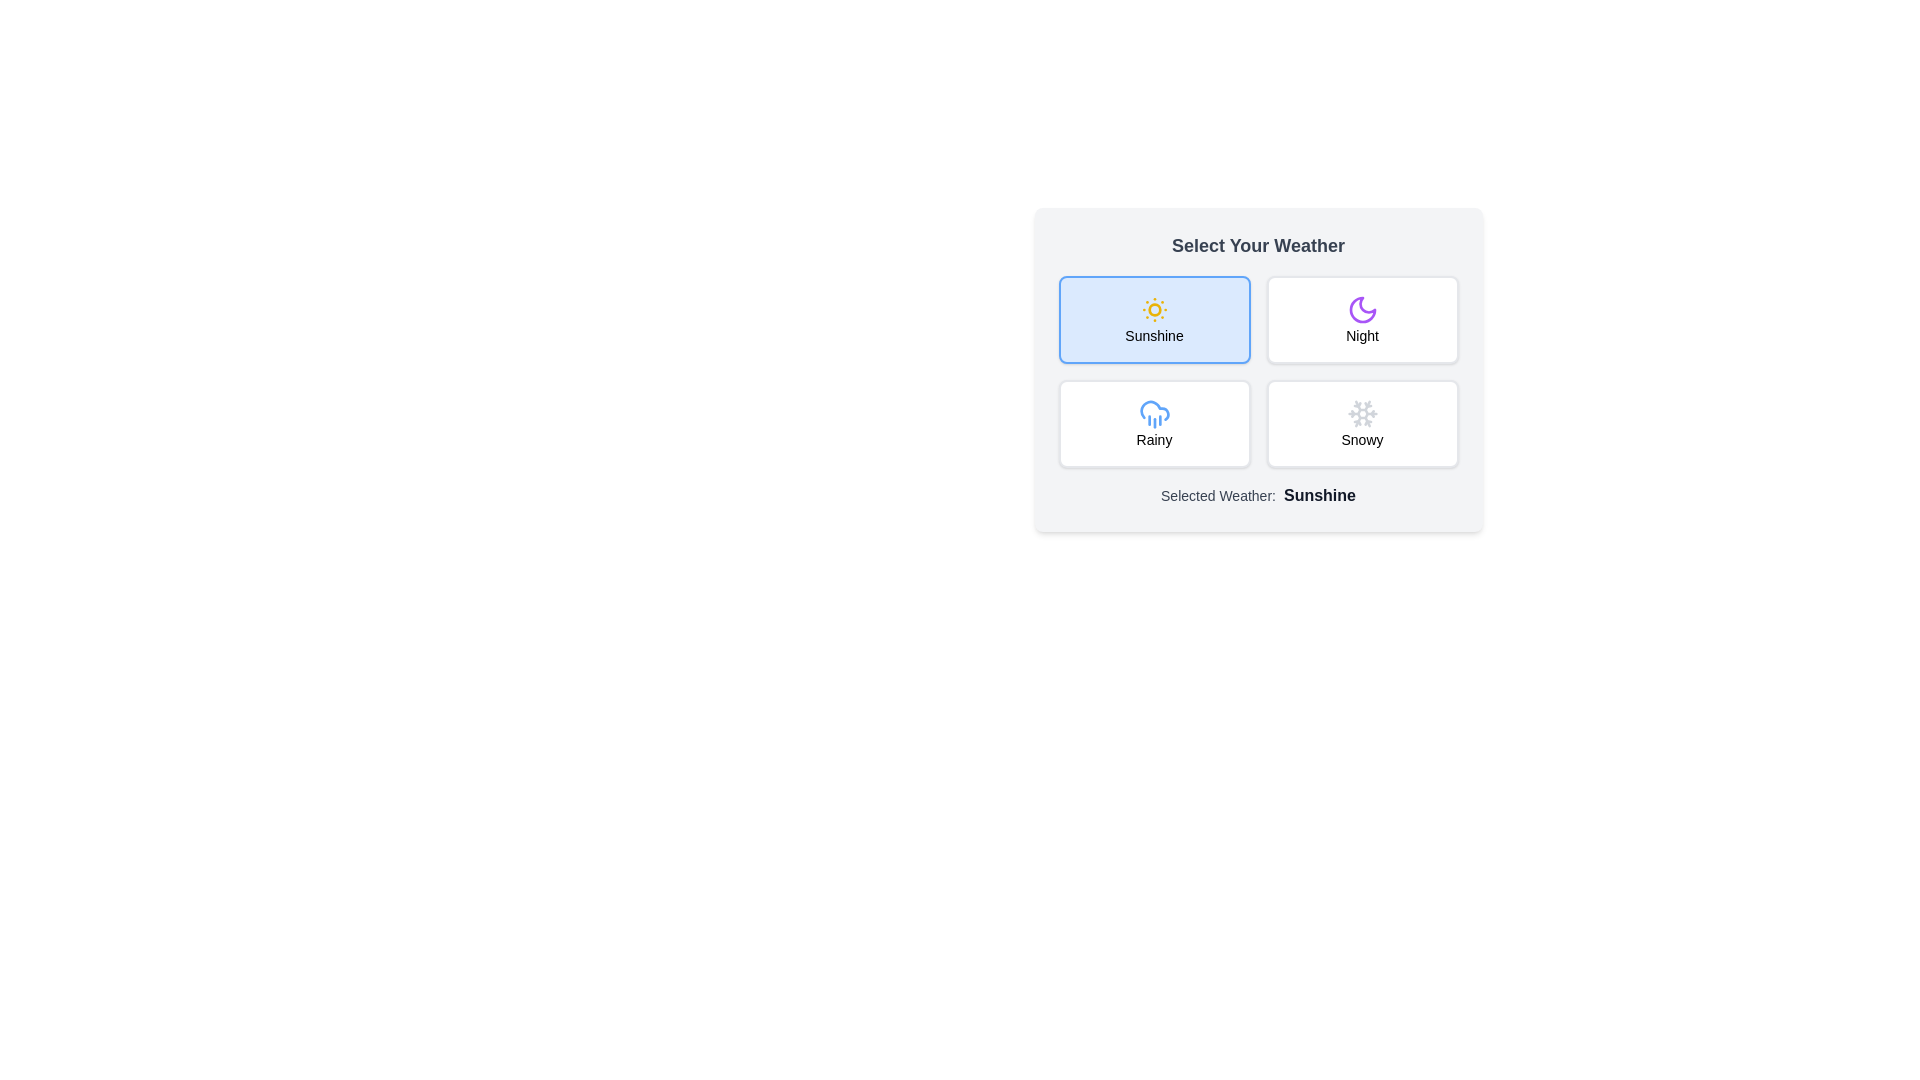 This screenshot has height=1080, width=1920. I want to click on the weather option Sunshine by clicking its respective button, so click(1154, 319).